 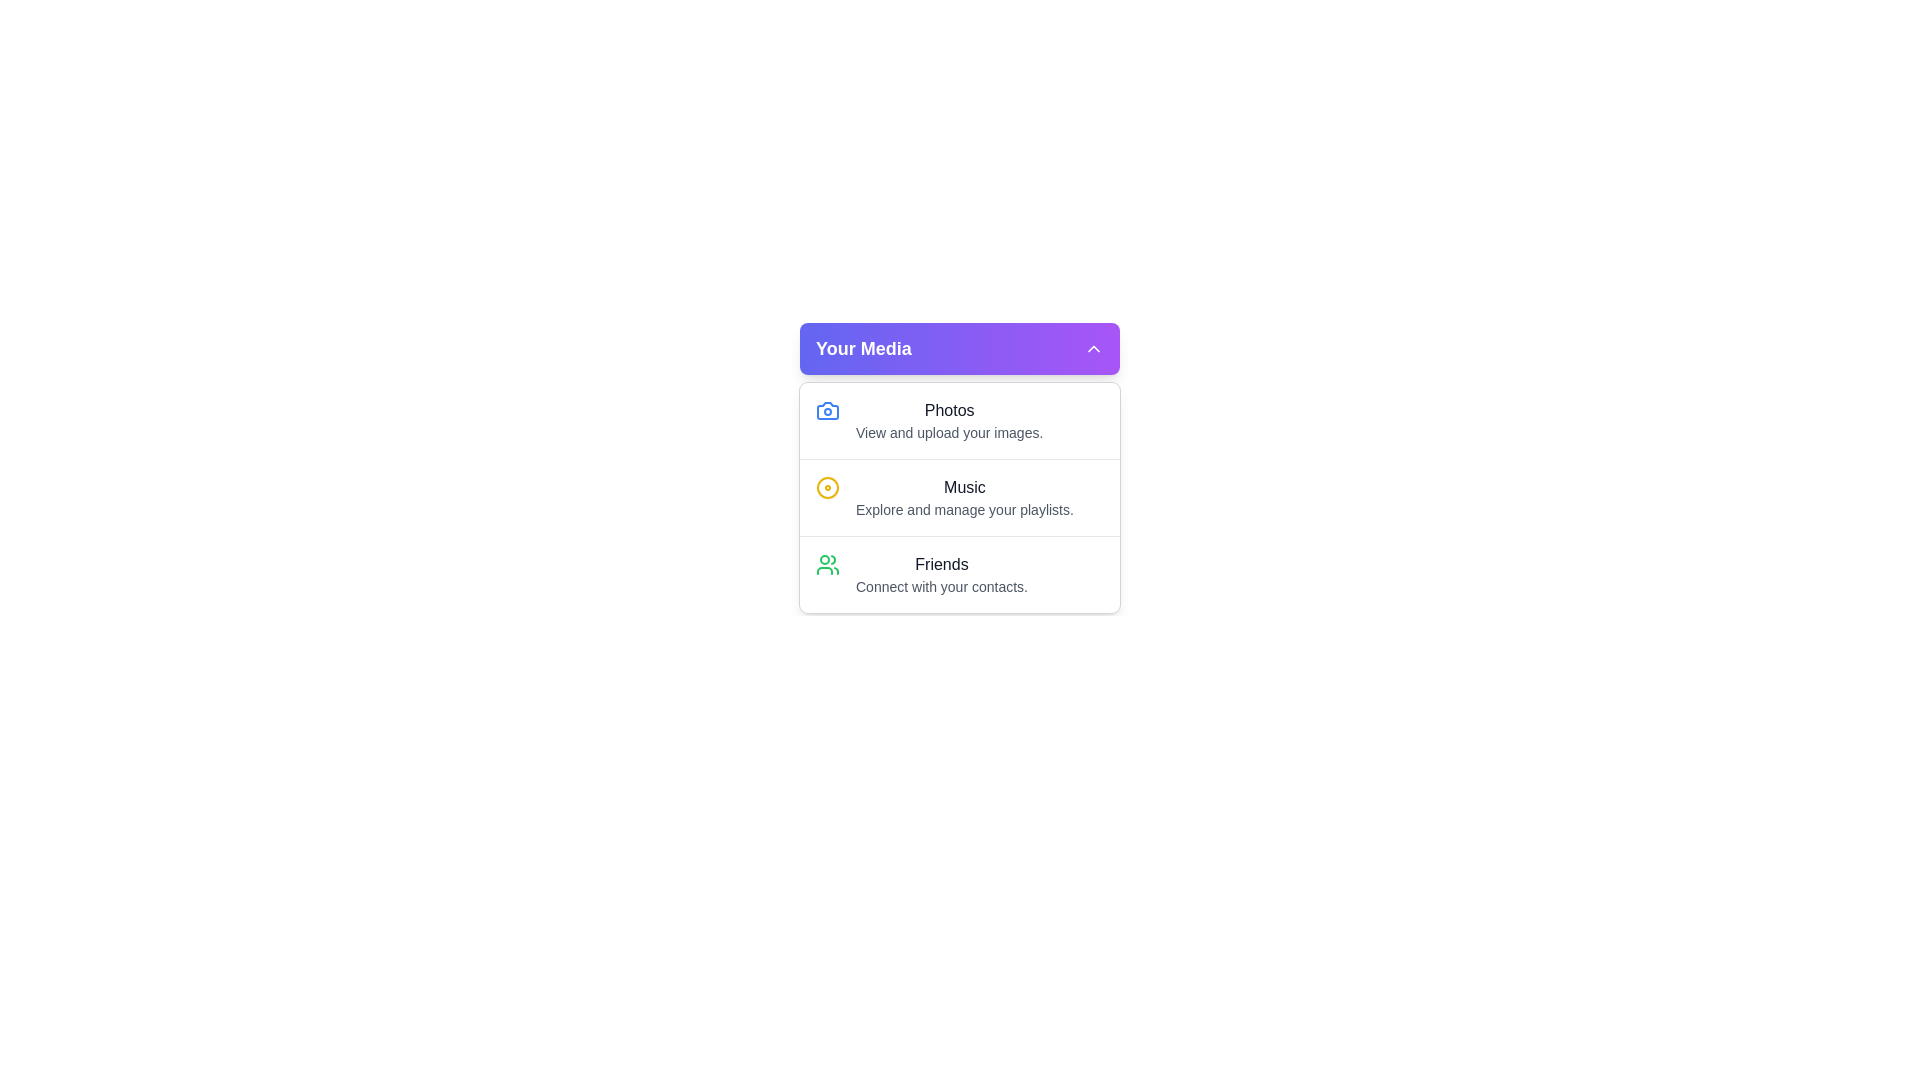 I want to click on the 'Friends' icon located at the beginning of the 'Friends' menu item, which represents social features, so click(x=828, y=564).